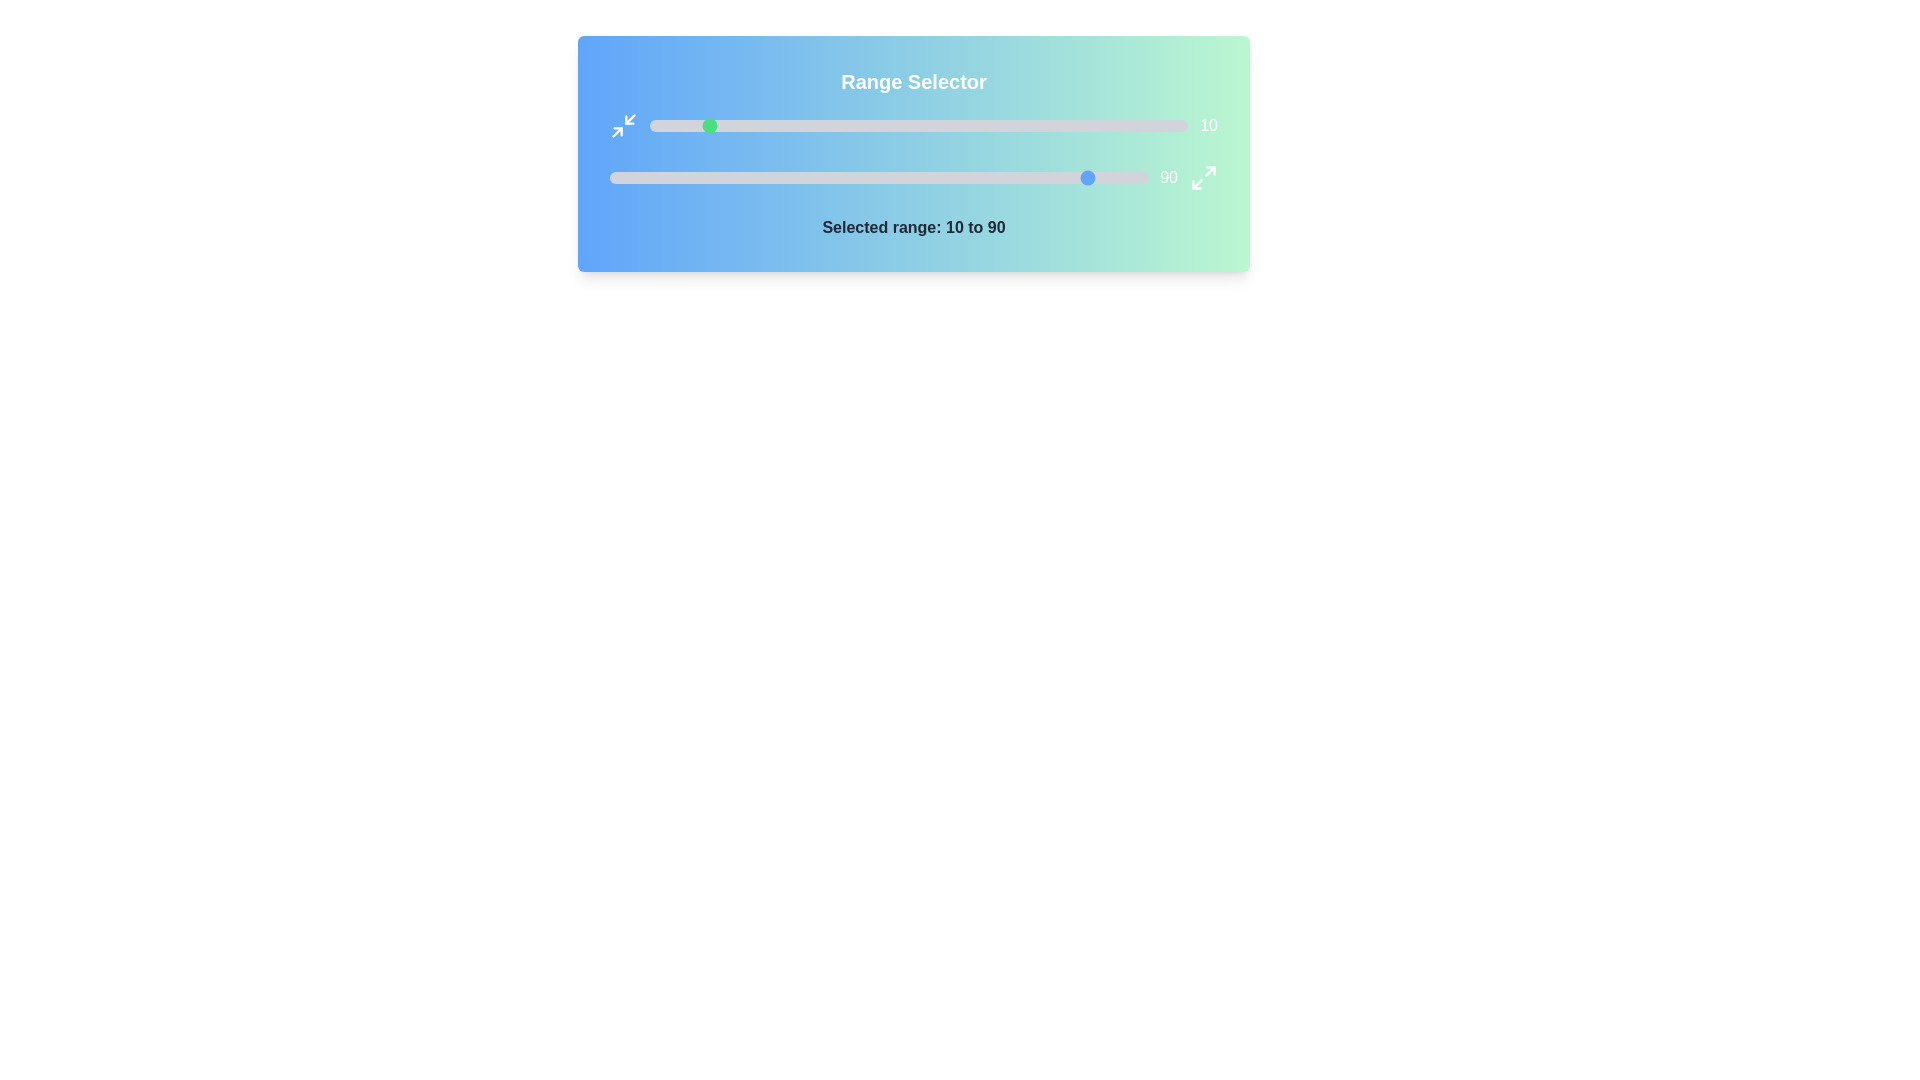 Image resolution: width=1920 pixels, height=1080 pixels. What do you see at coordinates (806, 126) in the screenshot?
I see `the slider value` at bounding box center [806, 126].